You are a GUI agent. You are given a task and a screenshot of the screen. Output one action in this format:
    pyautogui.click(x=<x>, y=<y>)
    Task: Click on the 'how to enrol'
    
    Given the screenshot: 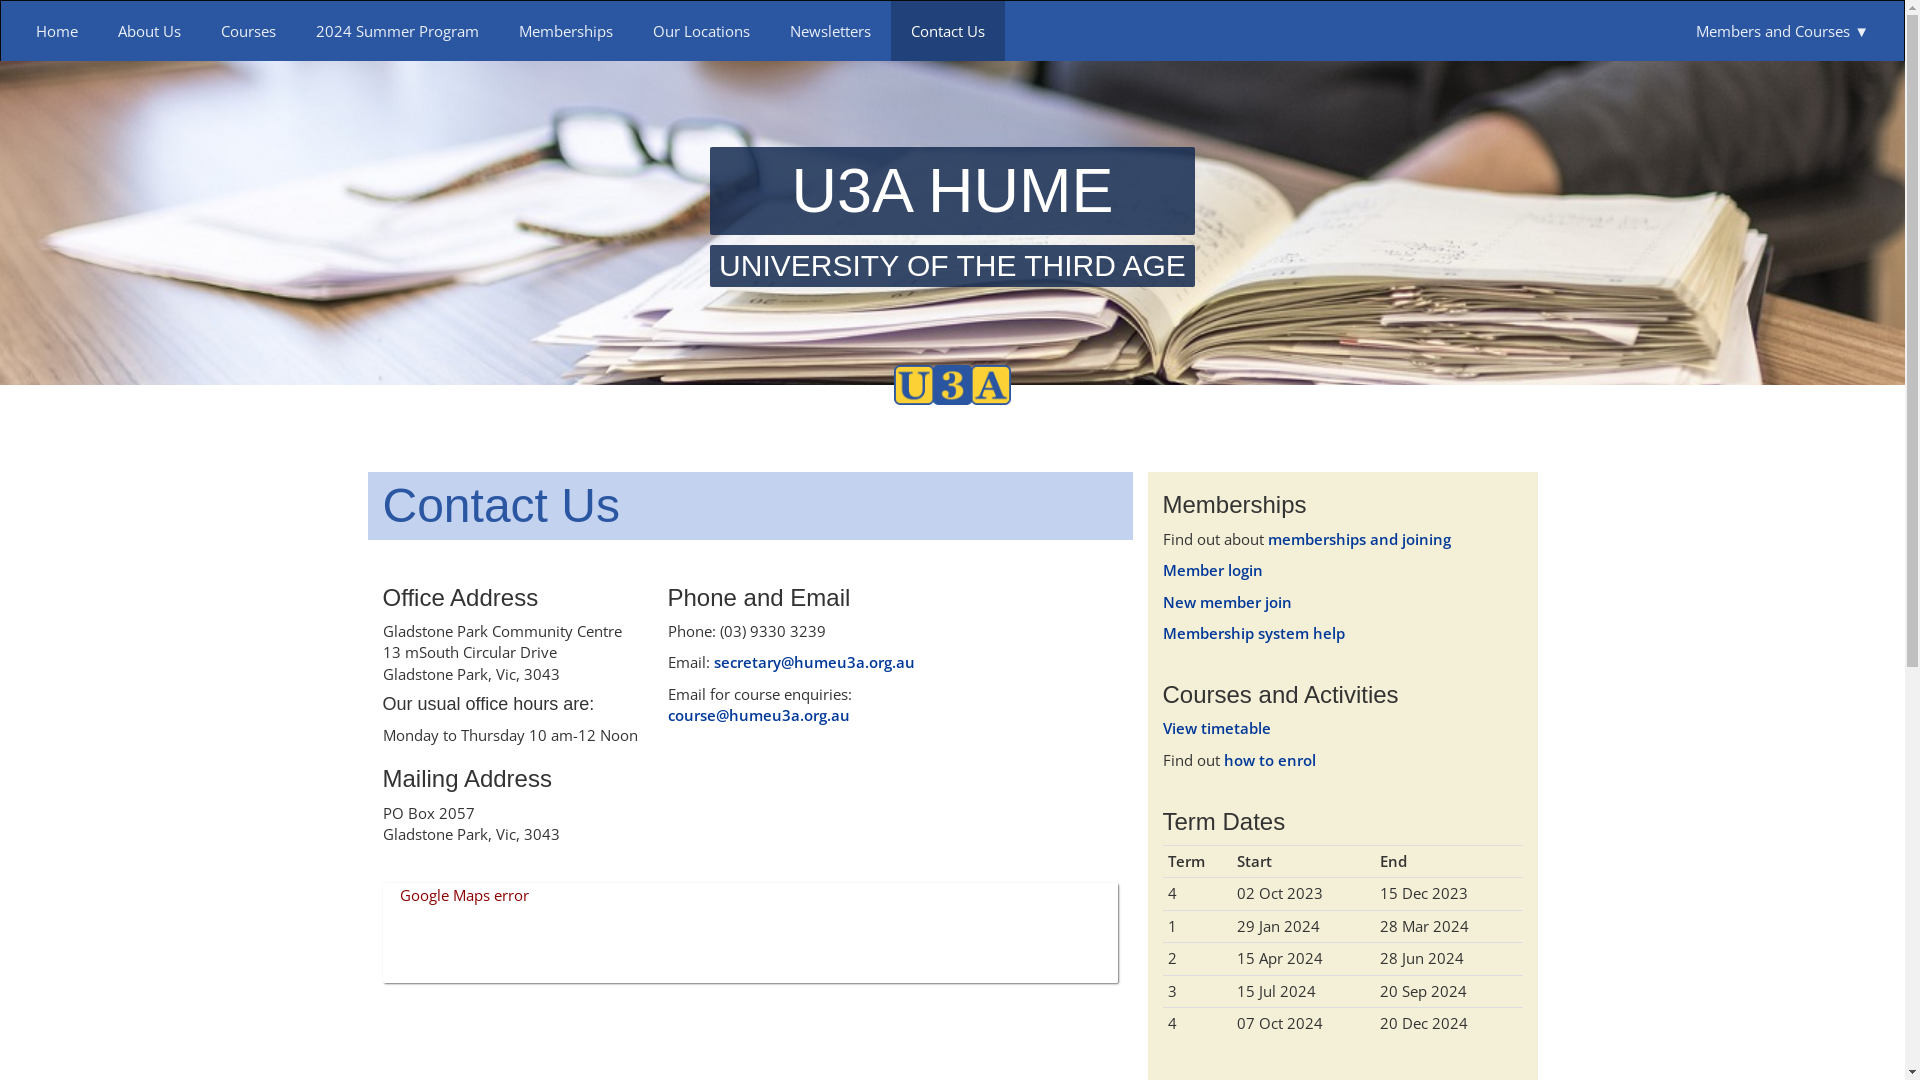 What is the action you would take?
    pyautogui.click(x=1269, y=759)
    